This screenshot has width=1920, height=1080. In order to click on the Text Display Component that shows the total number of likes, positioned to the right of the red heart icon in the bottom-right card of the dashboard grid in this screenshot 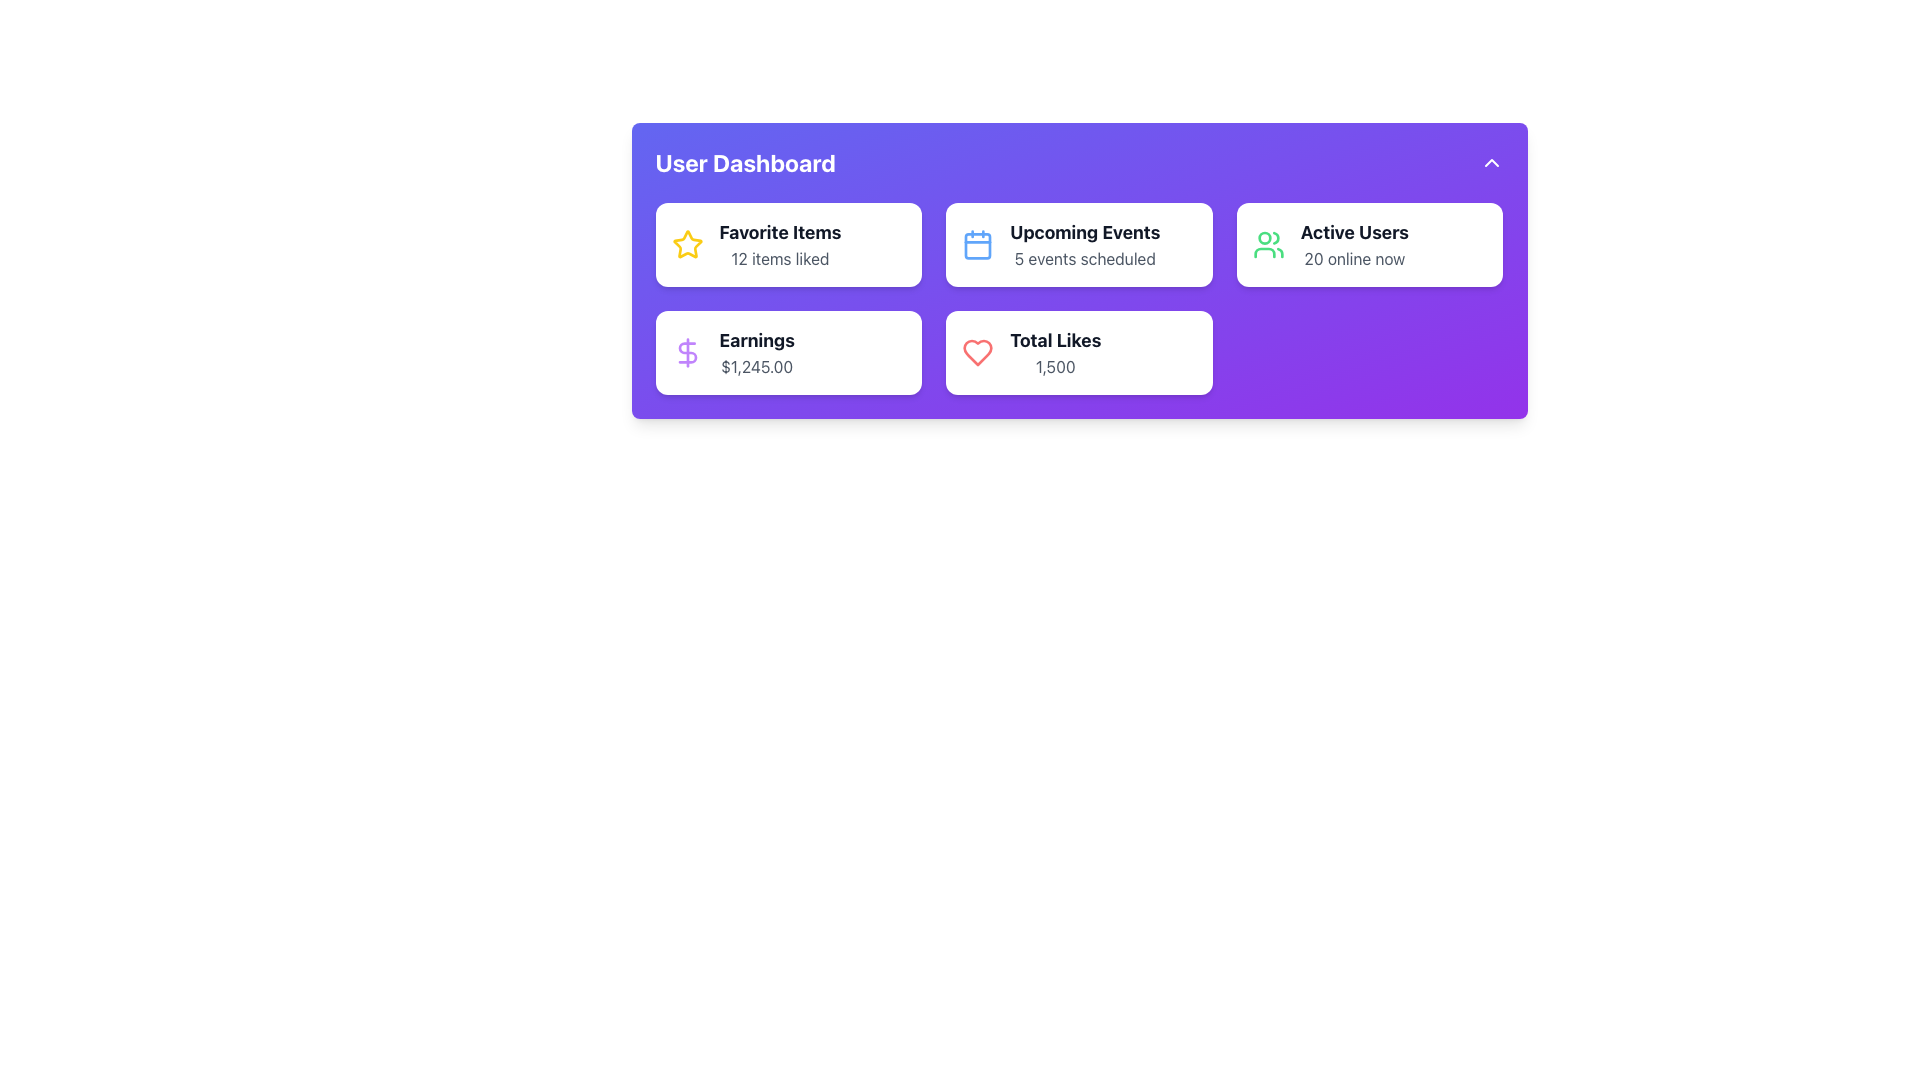, I will do `click(1054, 352)`.